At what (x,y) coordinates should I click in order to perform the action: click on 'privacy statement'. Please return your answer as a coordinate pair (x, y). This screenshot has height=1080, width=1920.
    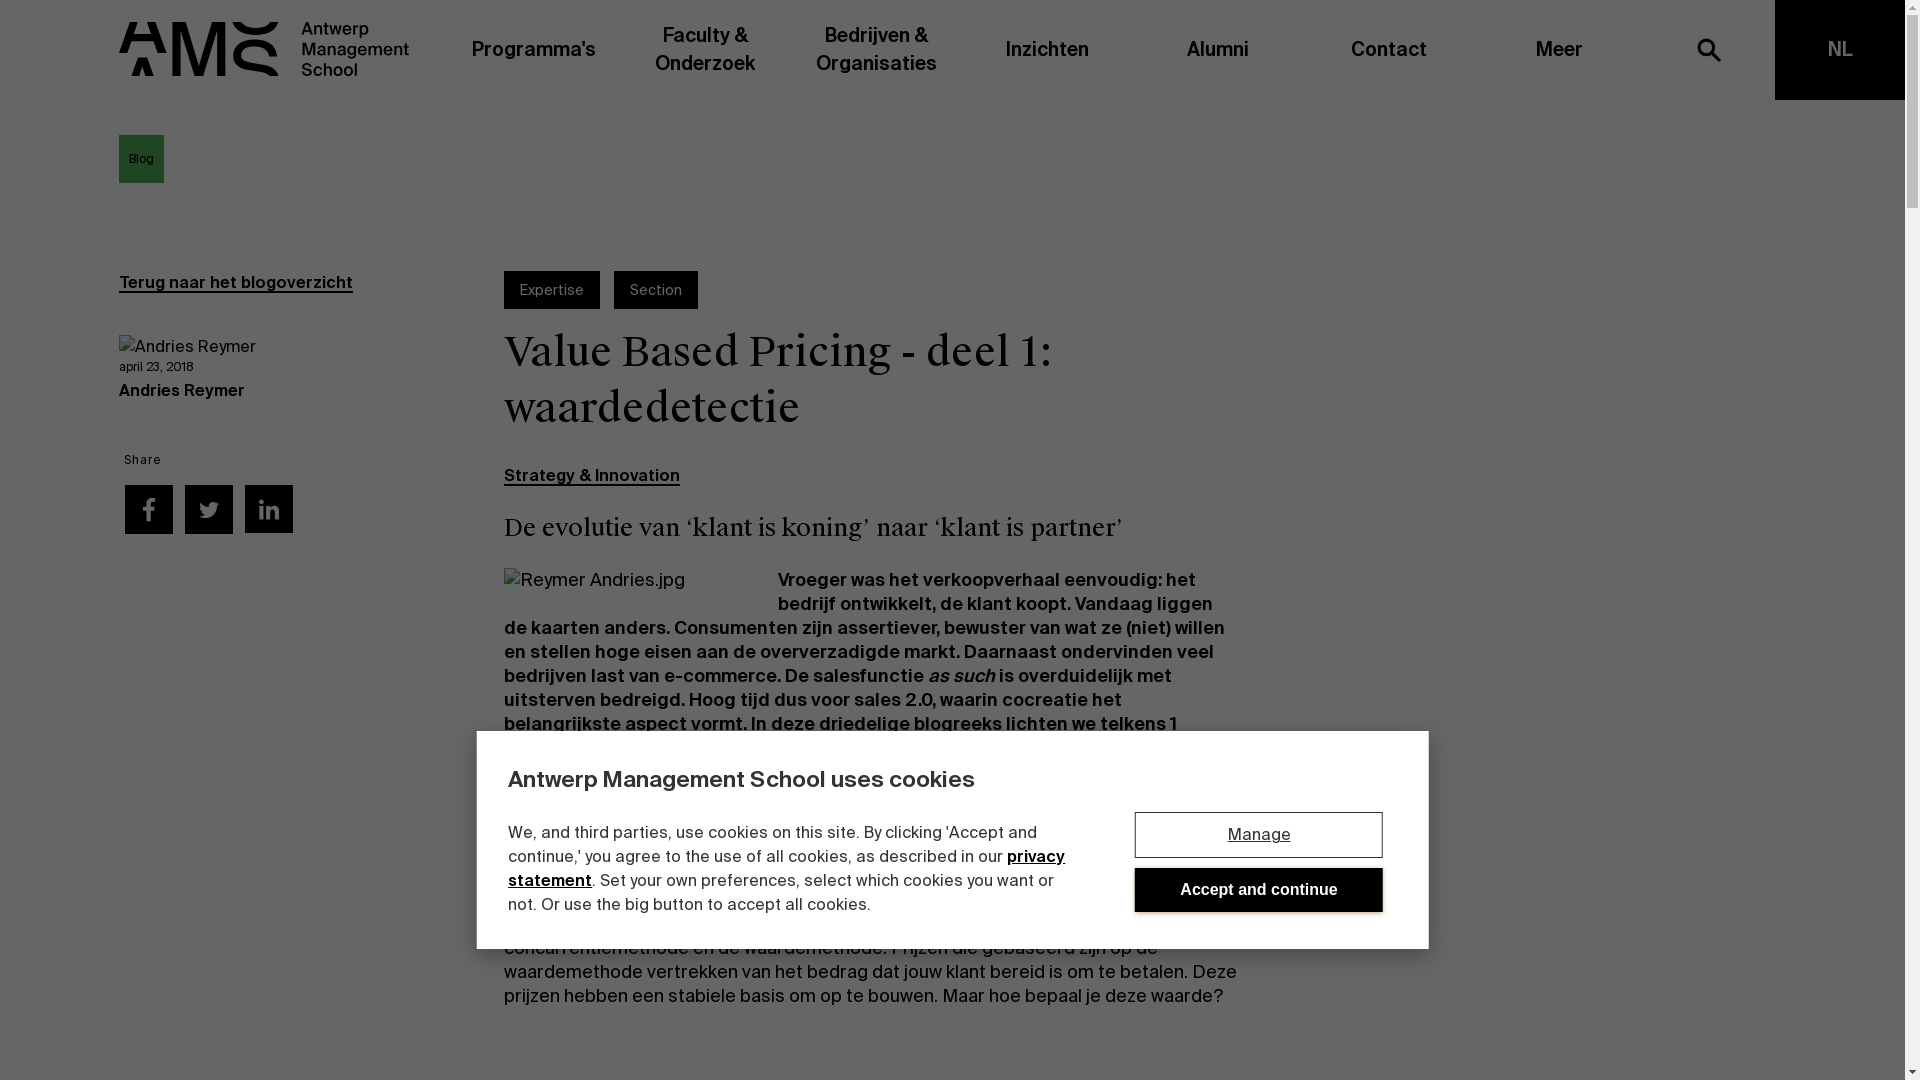
    Looking at the image, I should click on (785, 867).